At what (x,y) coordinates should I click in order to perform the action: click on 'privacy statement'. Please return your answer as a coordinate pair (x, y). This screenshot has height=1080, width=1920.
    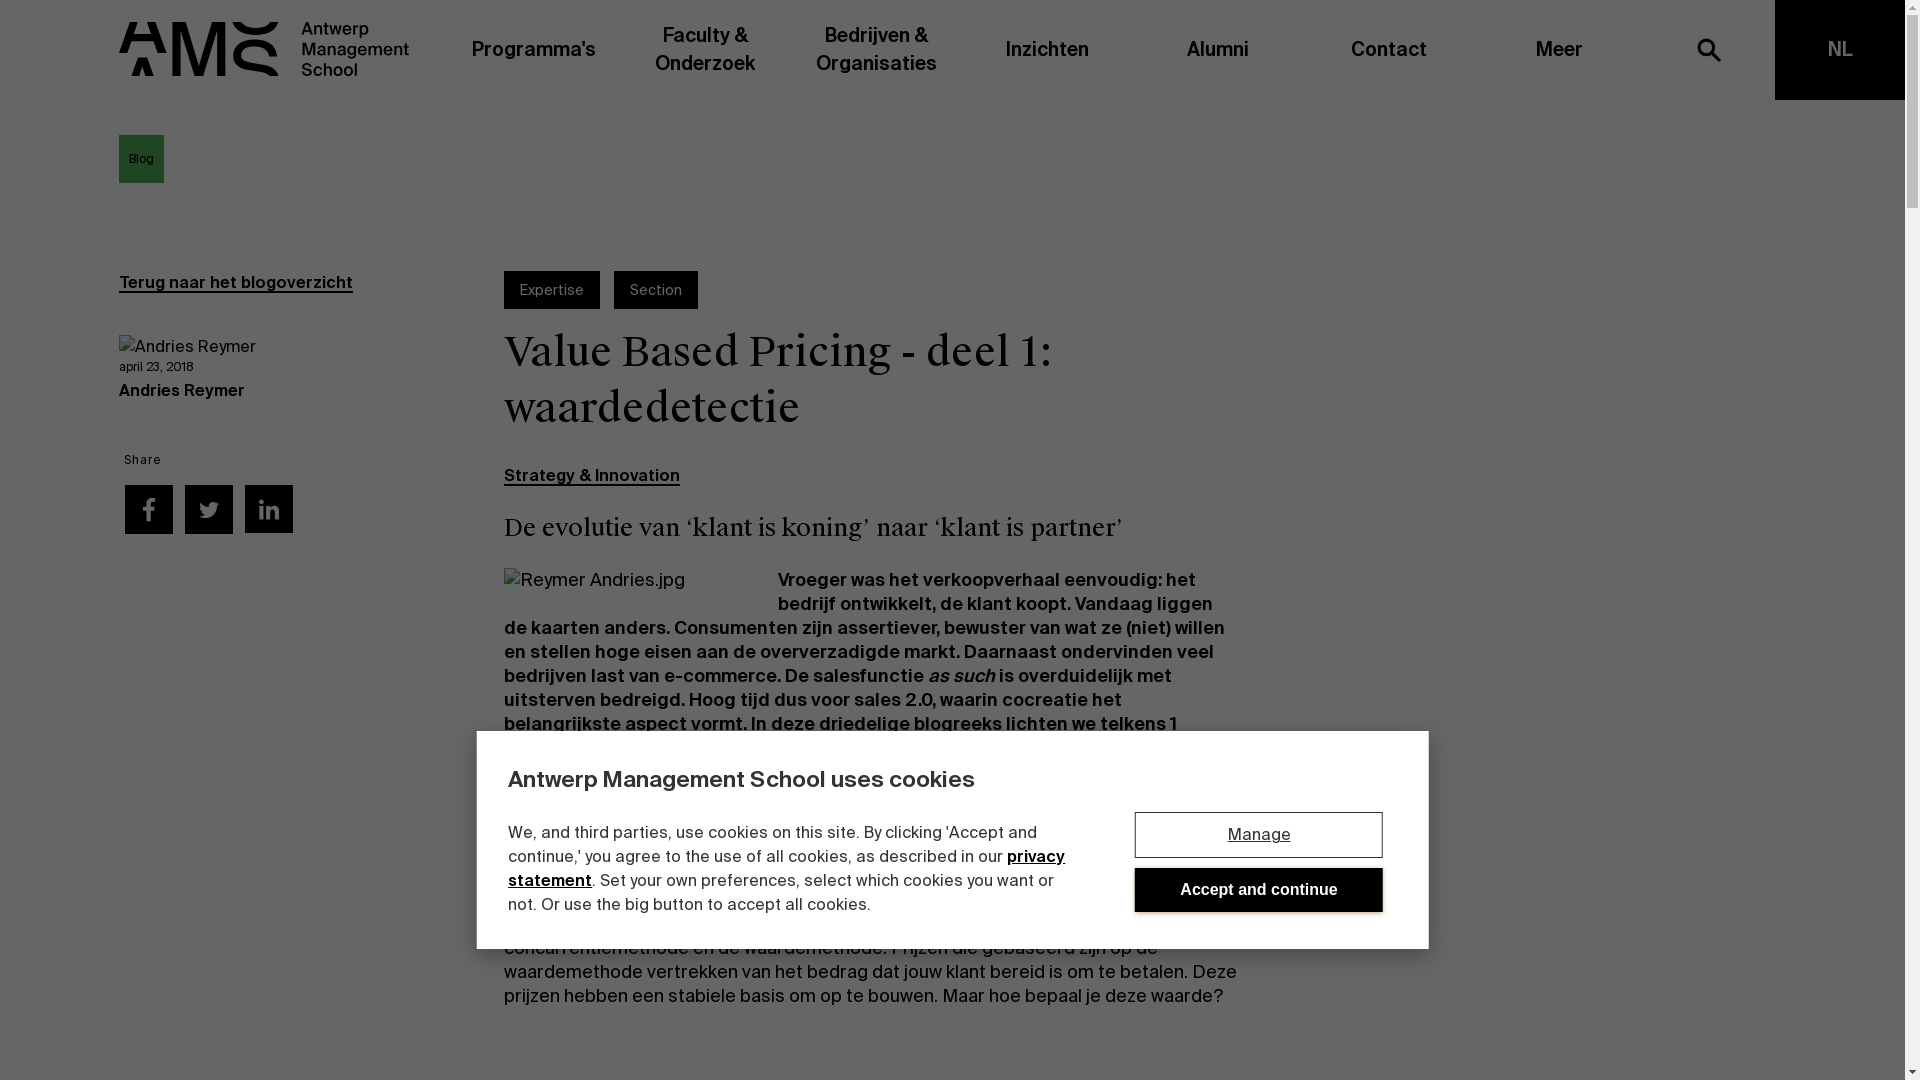
    Looking at the image, I should click on (785, 867).